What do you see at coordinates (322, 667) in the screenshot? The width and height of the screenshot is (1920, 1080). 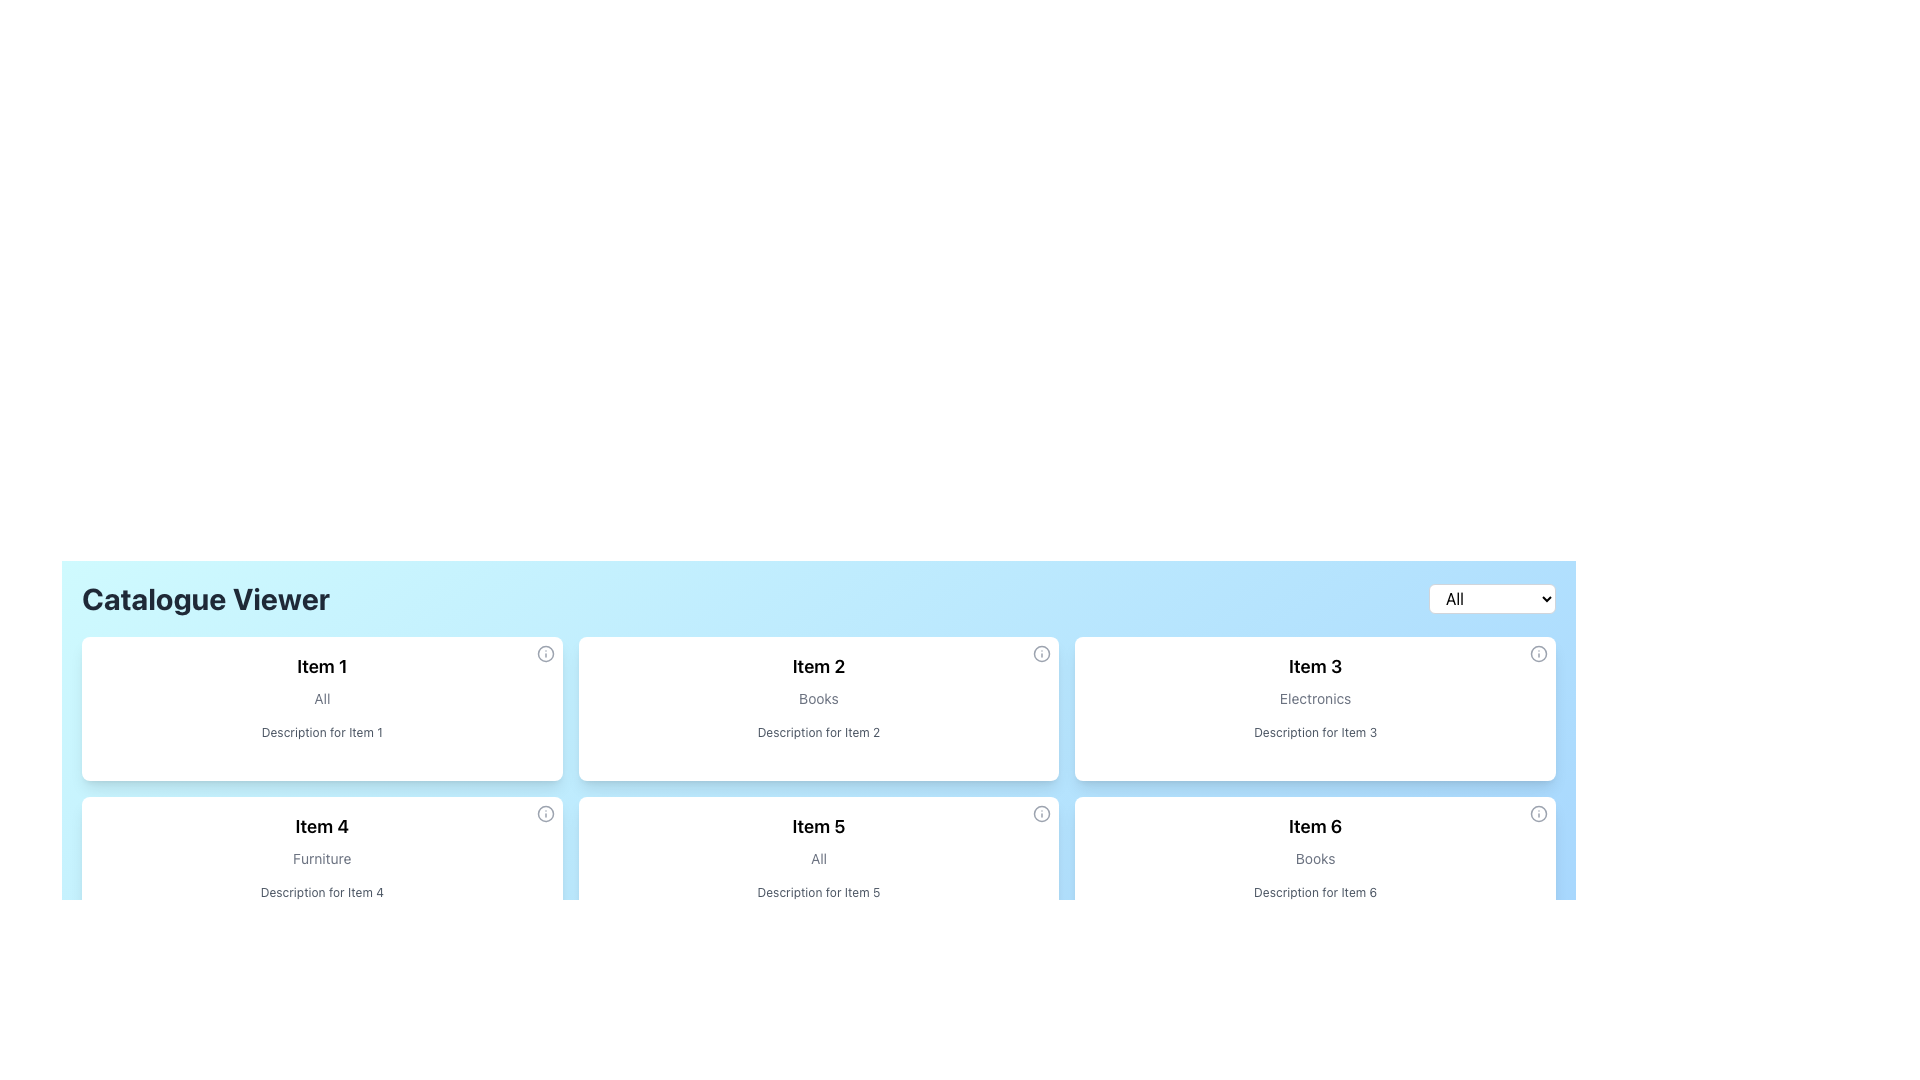 I see `the Text Label that serves as the title for 'Item 1' in the Catalogue Viewer card` at bounding box center [322, 667].